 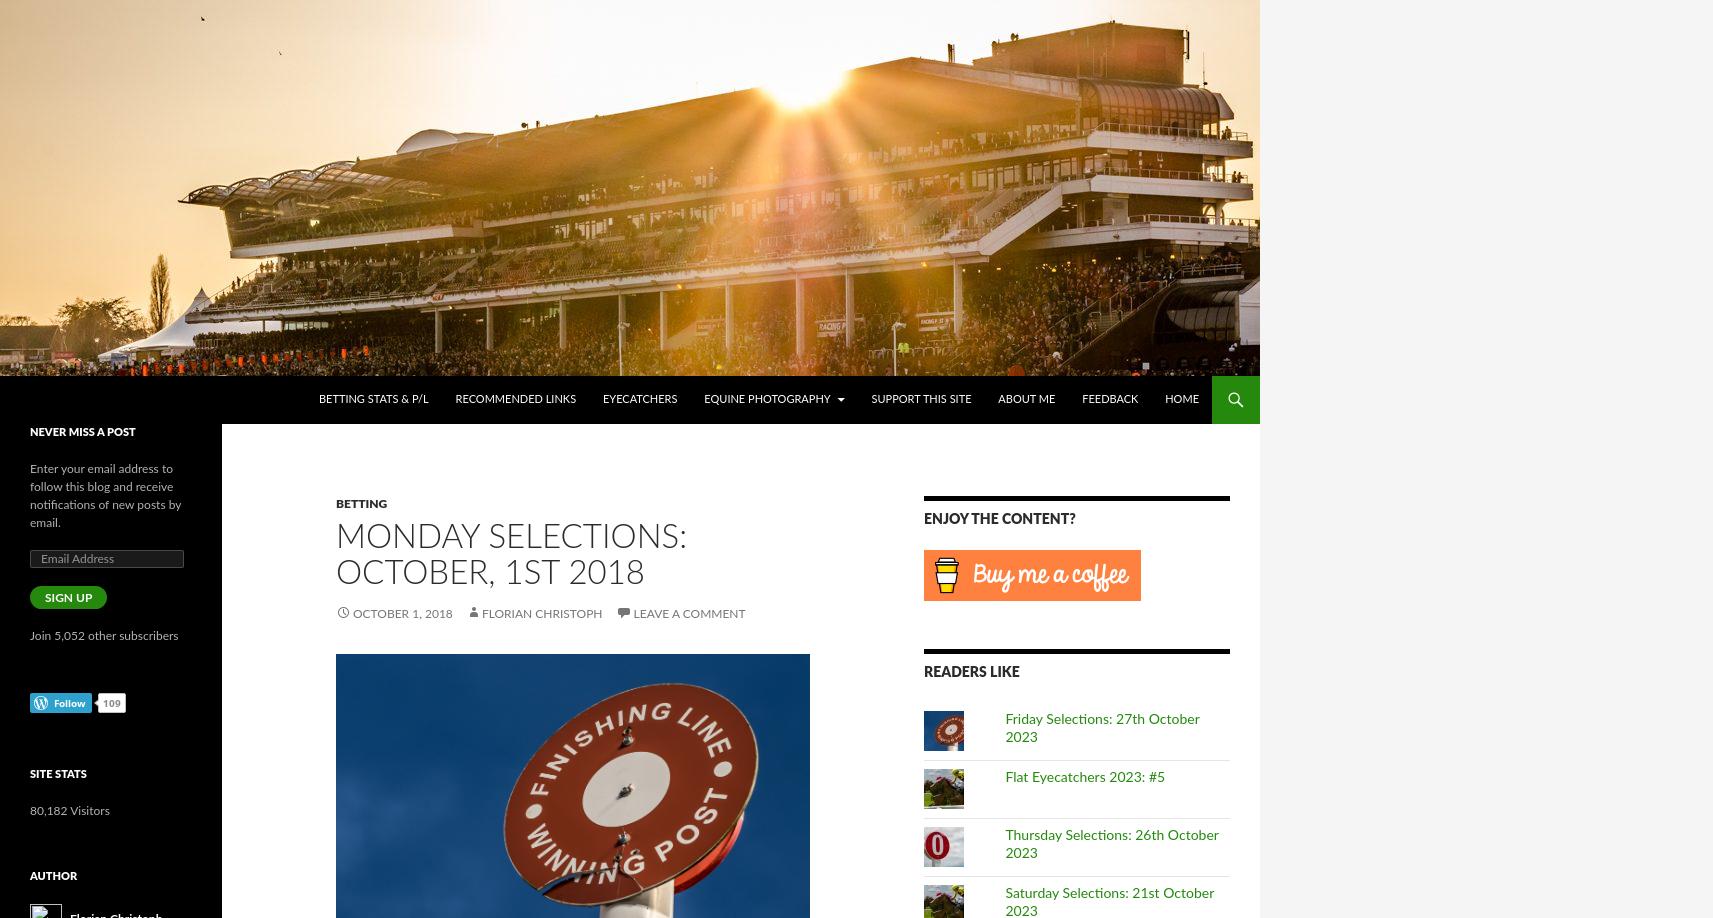 I want to click on 'Thursday Selections: 26th October 2023', so click(x=1110, y=844).